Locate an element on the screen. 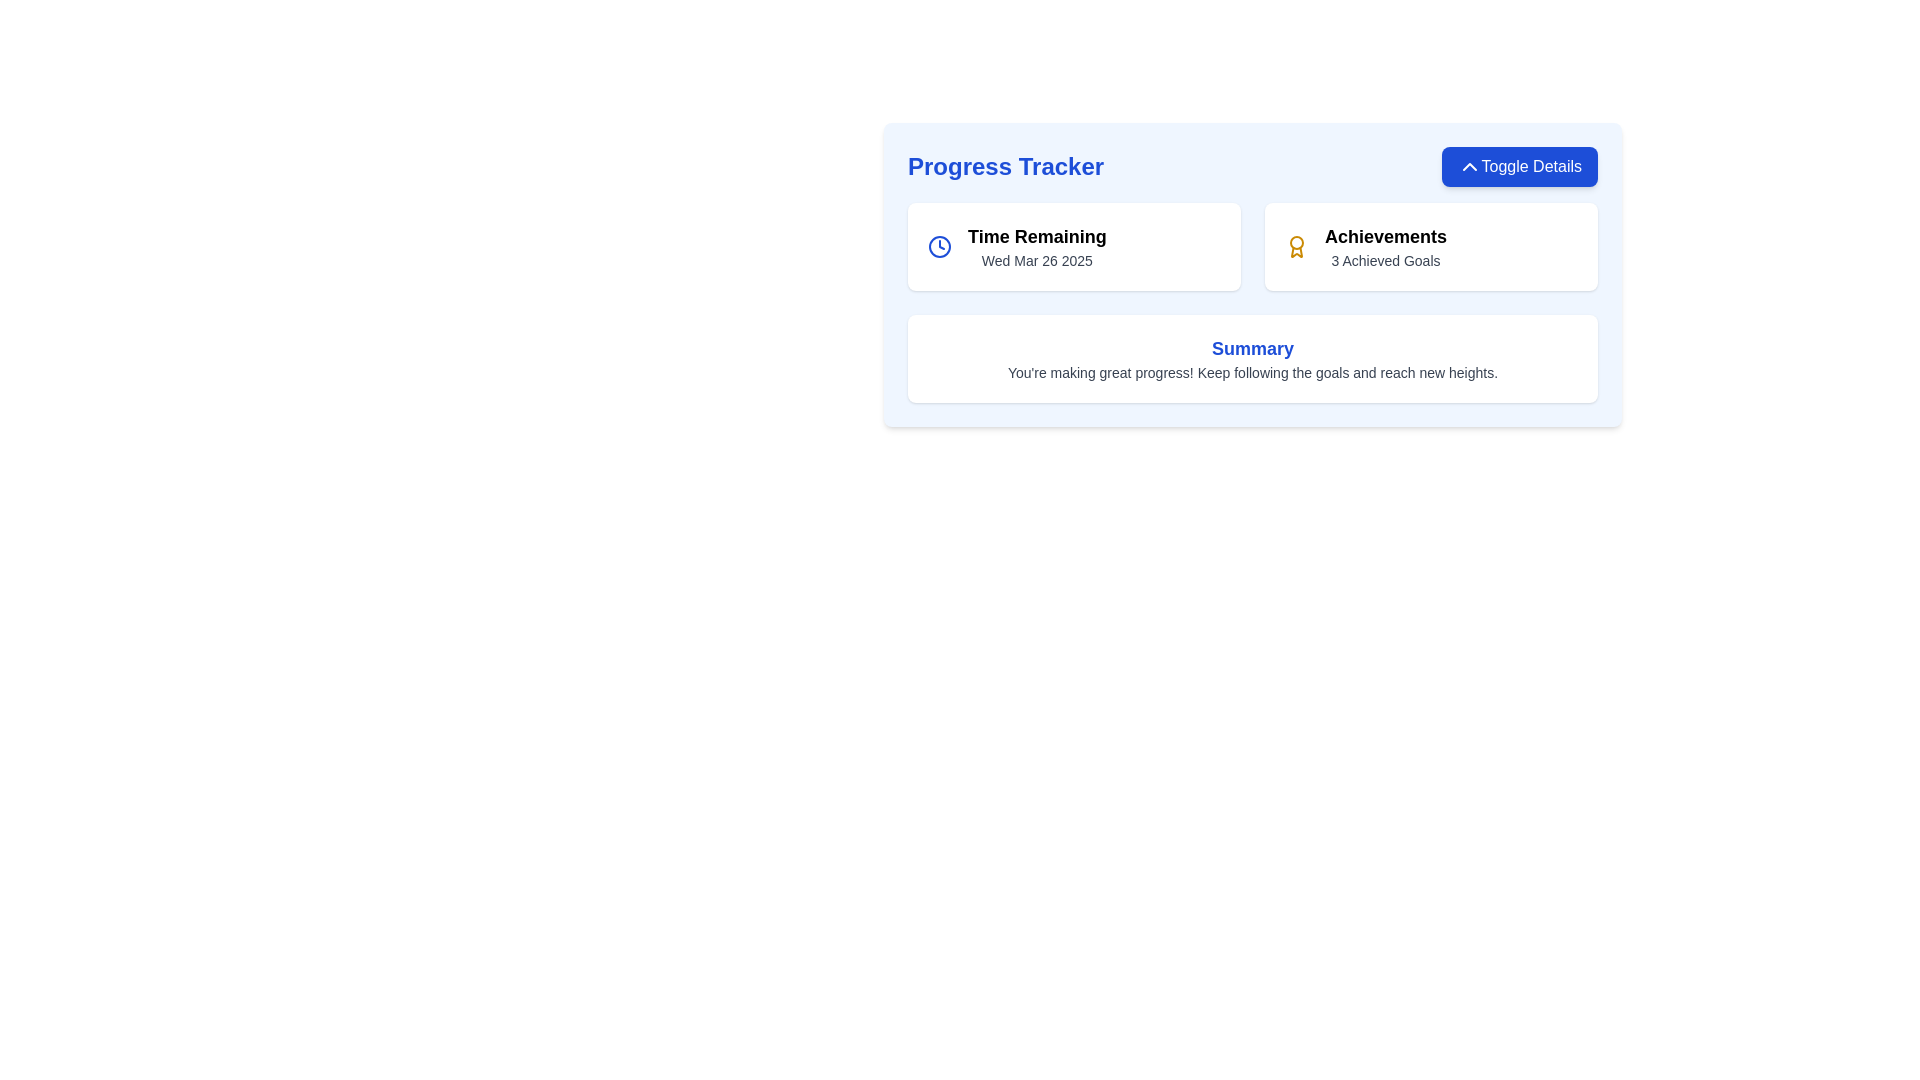 This screenshot has height=1080, width=1920. displayed text of the Text Label located near the top-left section of the 'Progress Tracker' panel, which indicates the remaining time until a specified date or deadline is located at coordinates (1037, 235).